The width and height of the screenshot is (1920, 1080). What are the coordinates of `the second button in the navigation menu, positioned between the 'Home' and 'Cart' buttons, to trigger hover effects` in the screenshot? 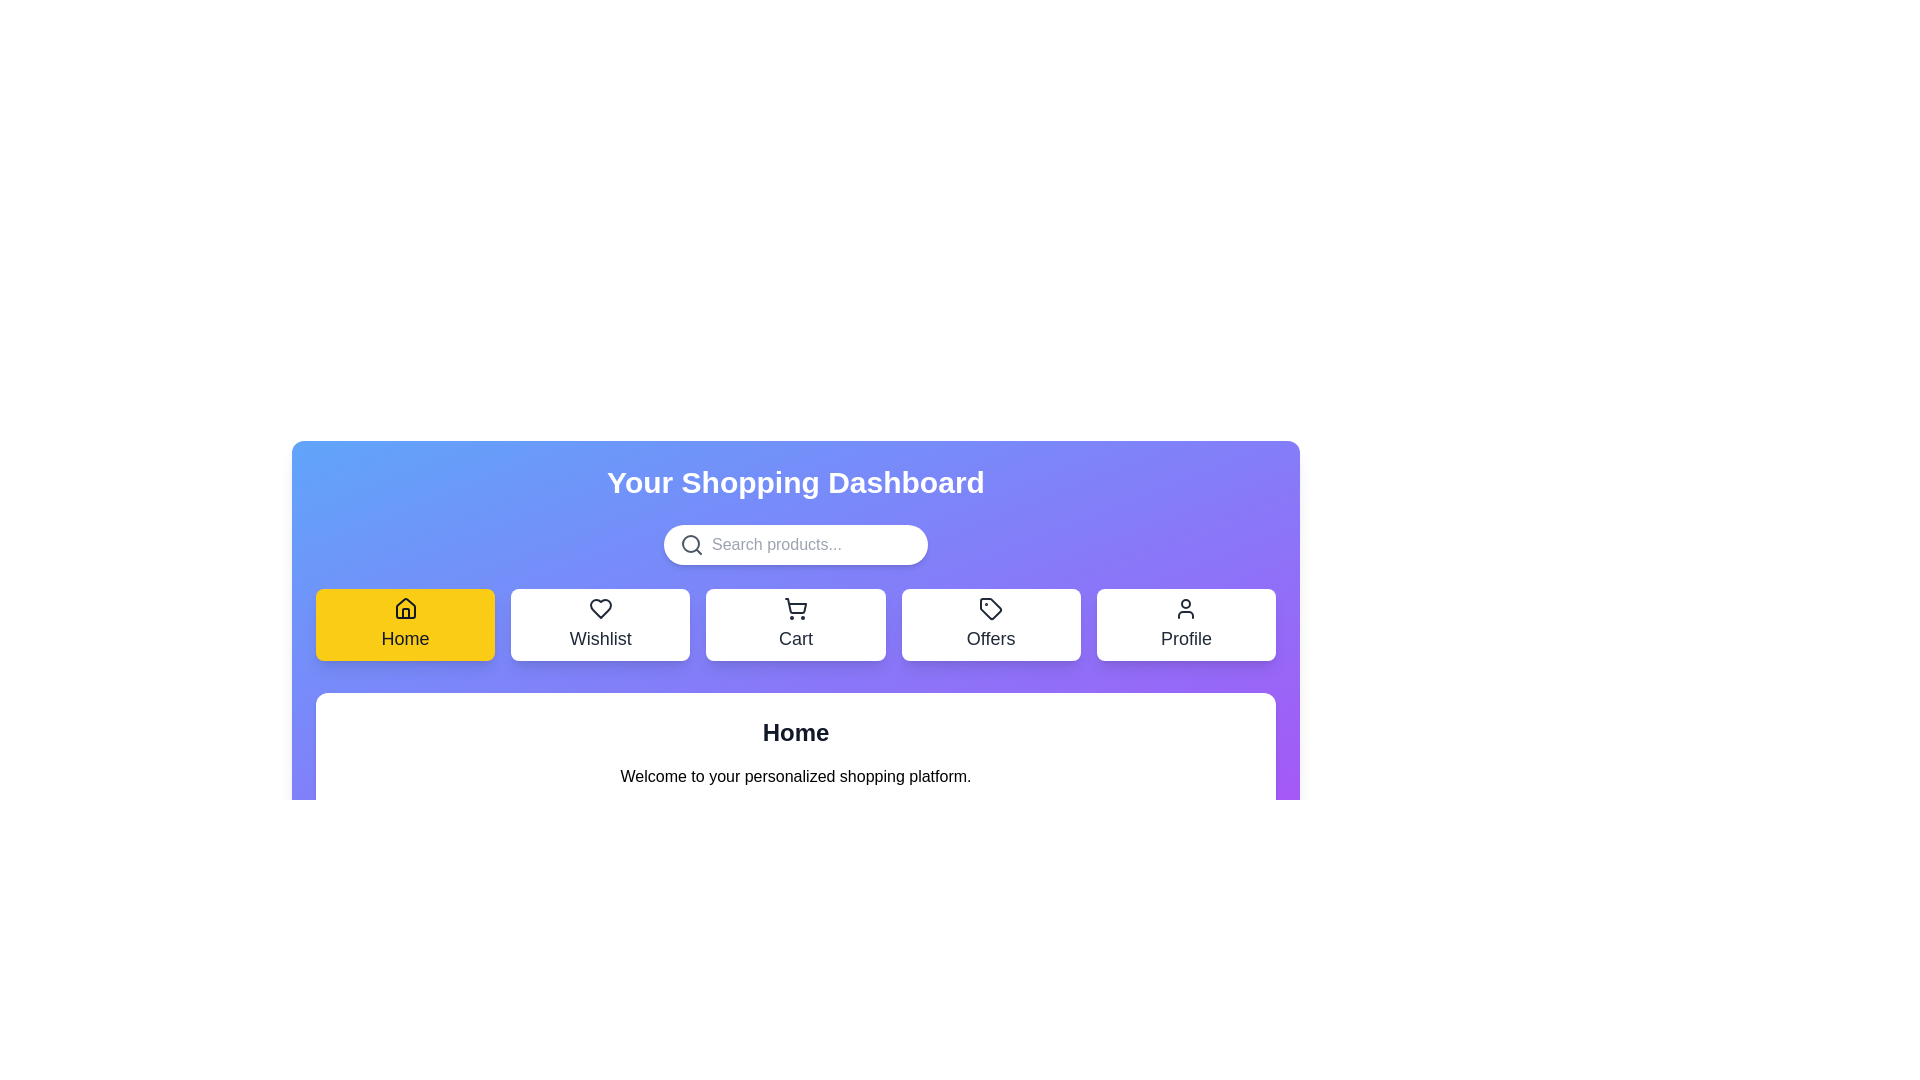 It's located at (599, 623).